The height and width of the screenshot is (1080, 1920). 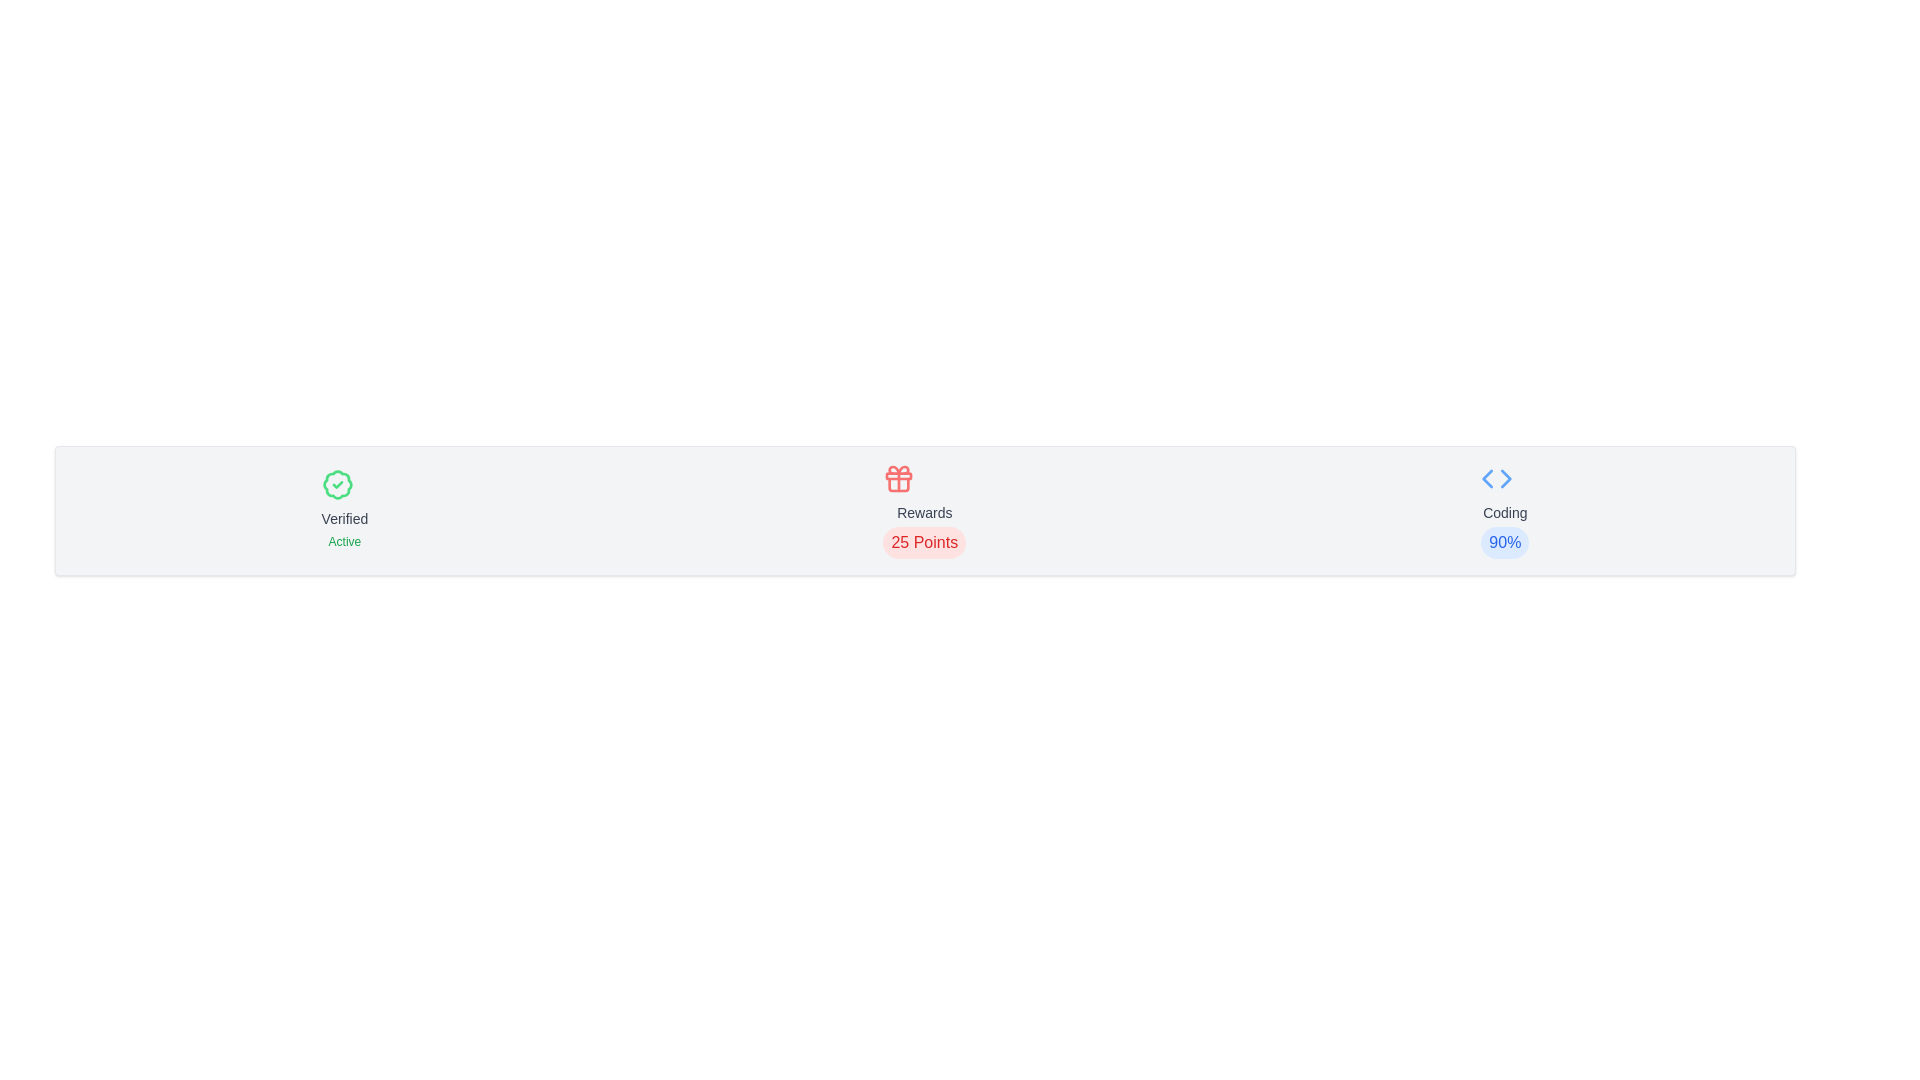 I want to click on displayed points value on the Text badge located beneath the 'Rewards' text and above the gift icon, so click(x=923, y=543).